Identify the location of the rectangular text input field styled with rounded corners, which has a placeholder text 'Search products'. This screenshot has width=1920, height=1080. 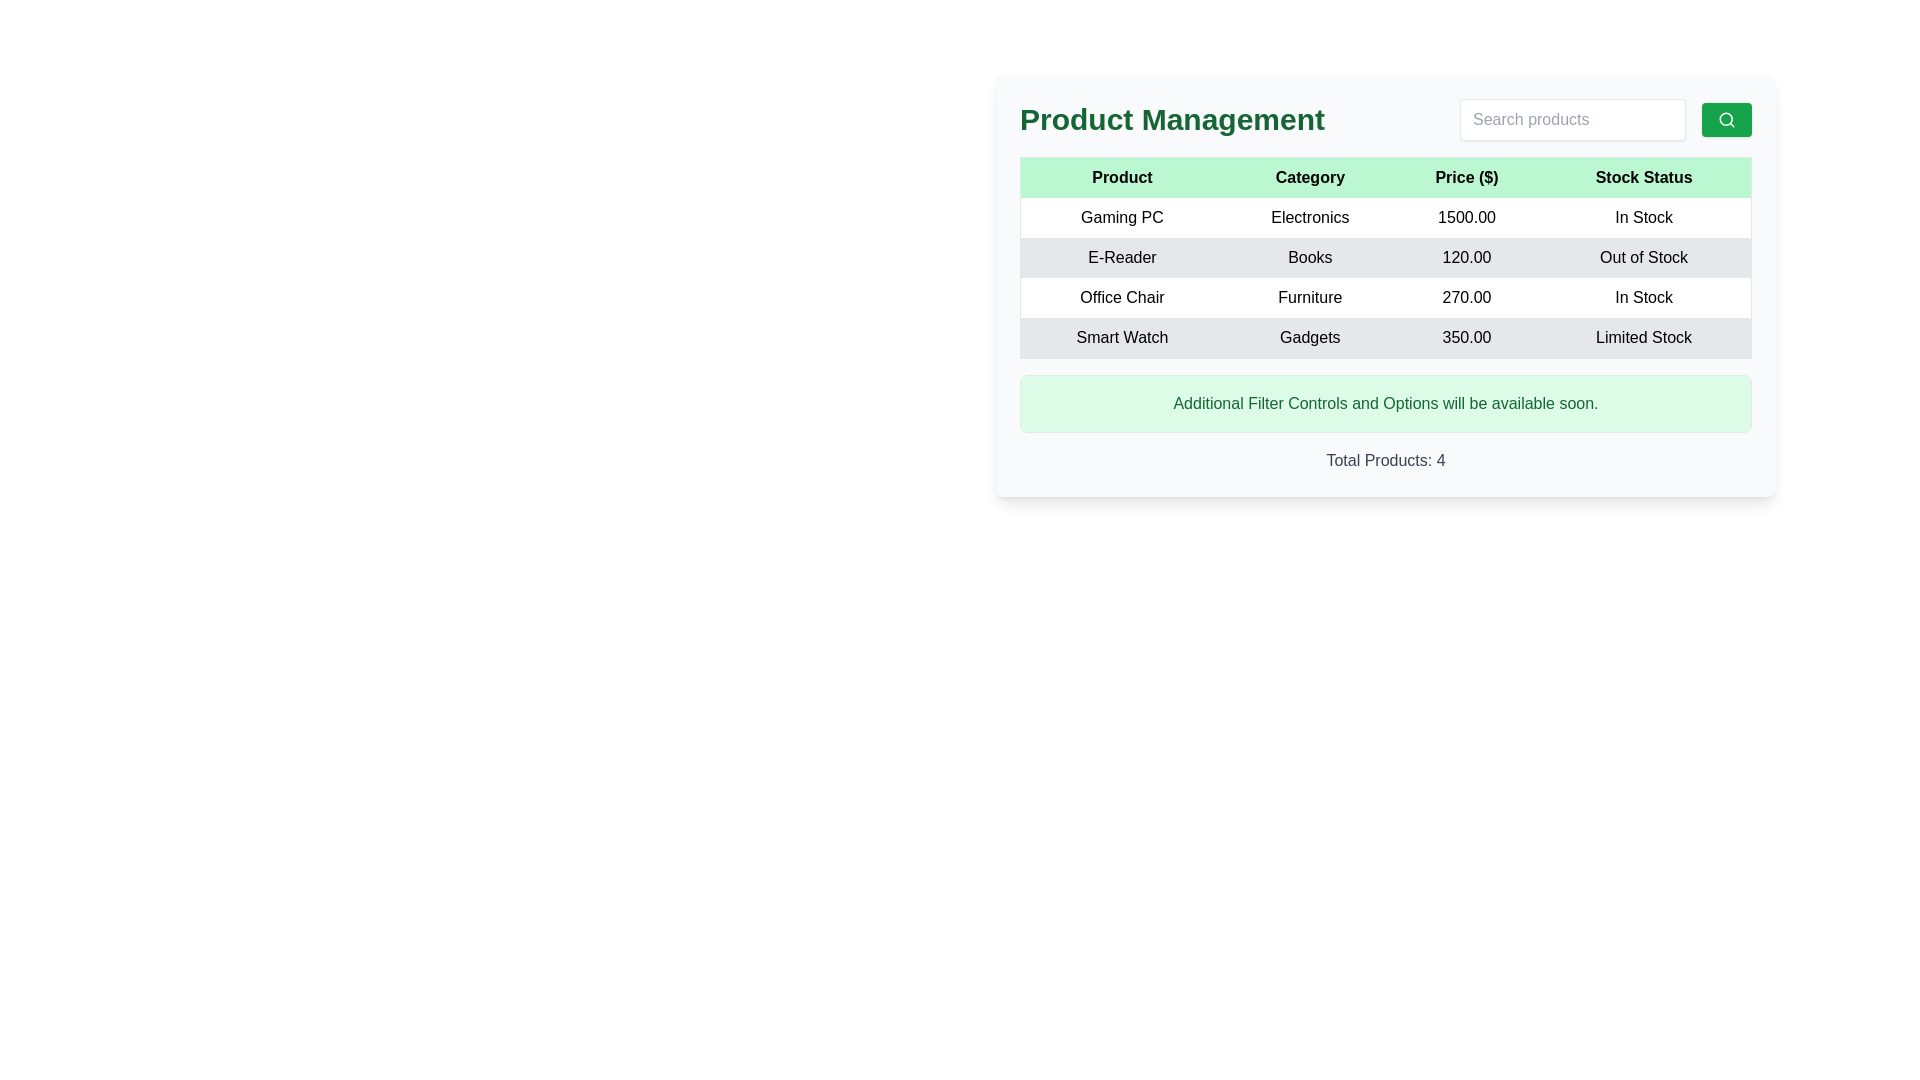
(1572, 119).